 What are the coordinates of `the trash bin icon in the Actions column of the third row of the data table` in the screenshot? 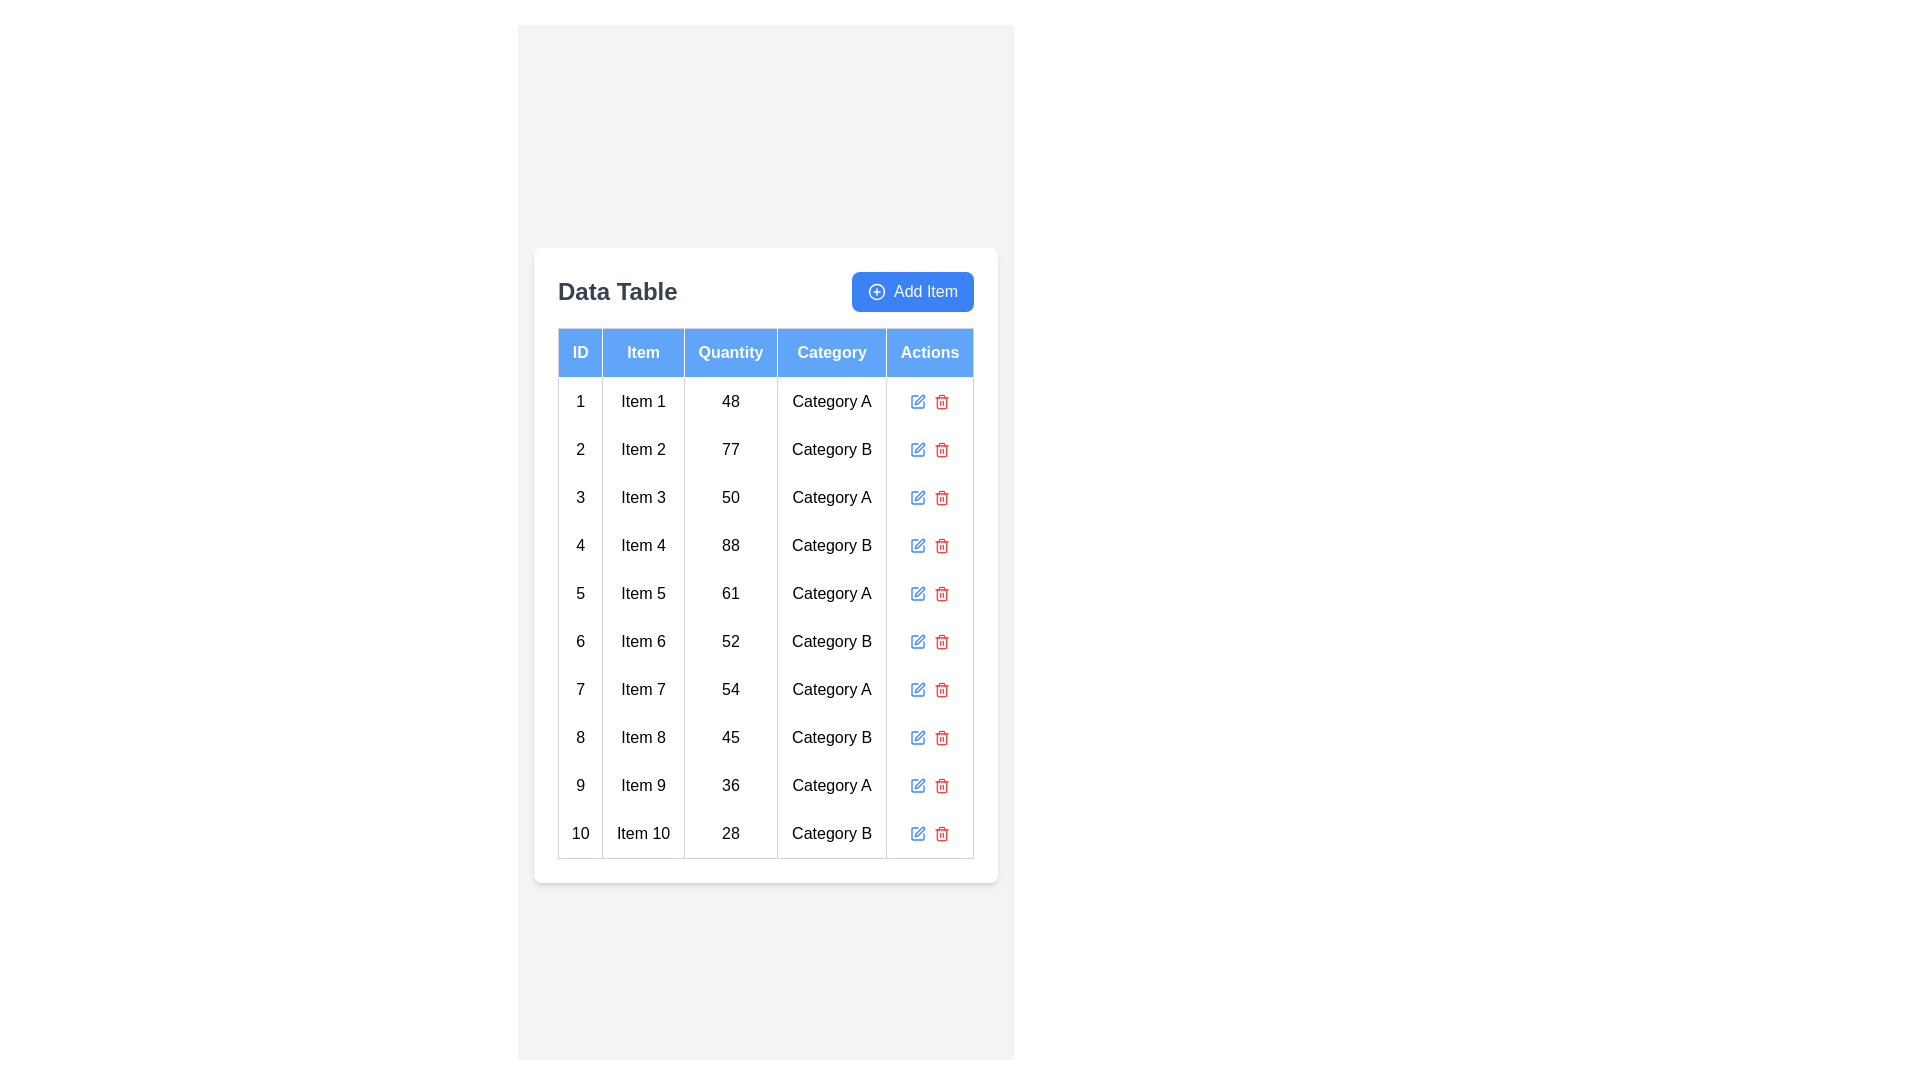 It's located at (929, 496).